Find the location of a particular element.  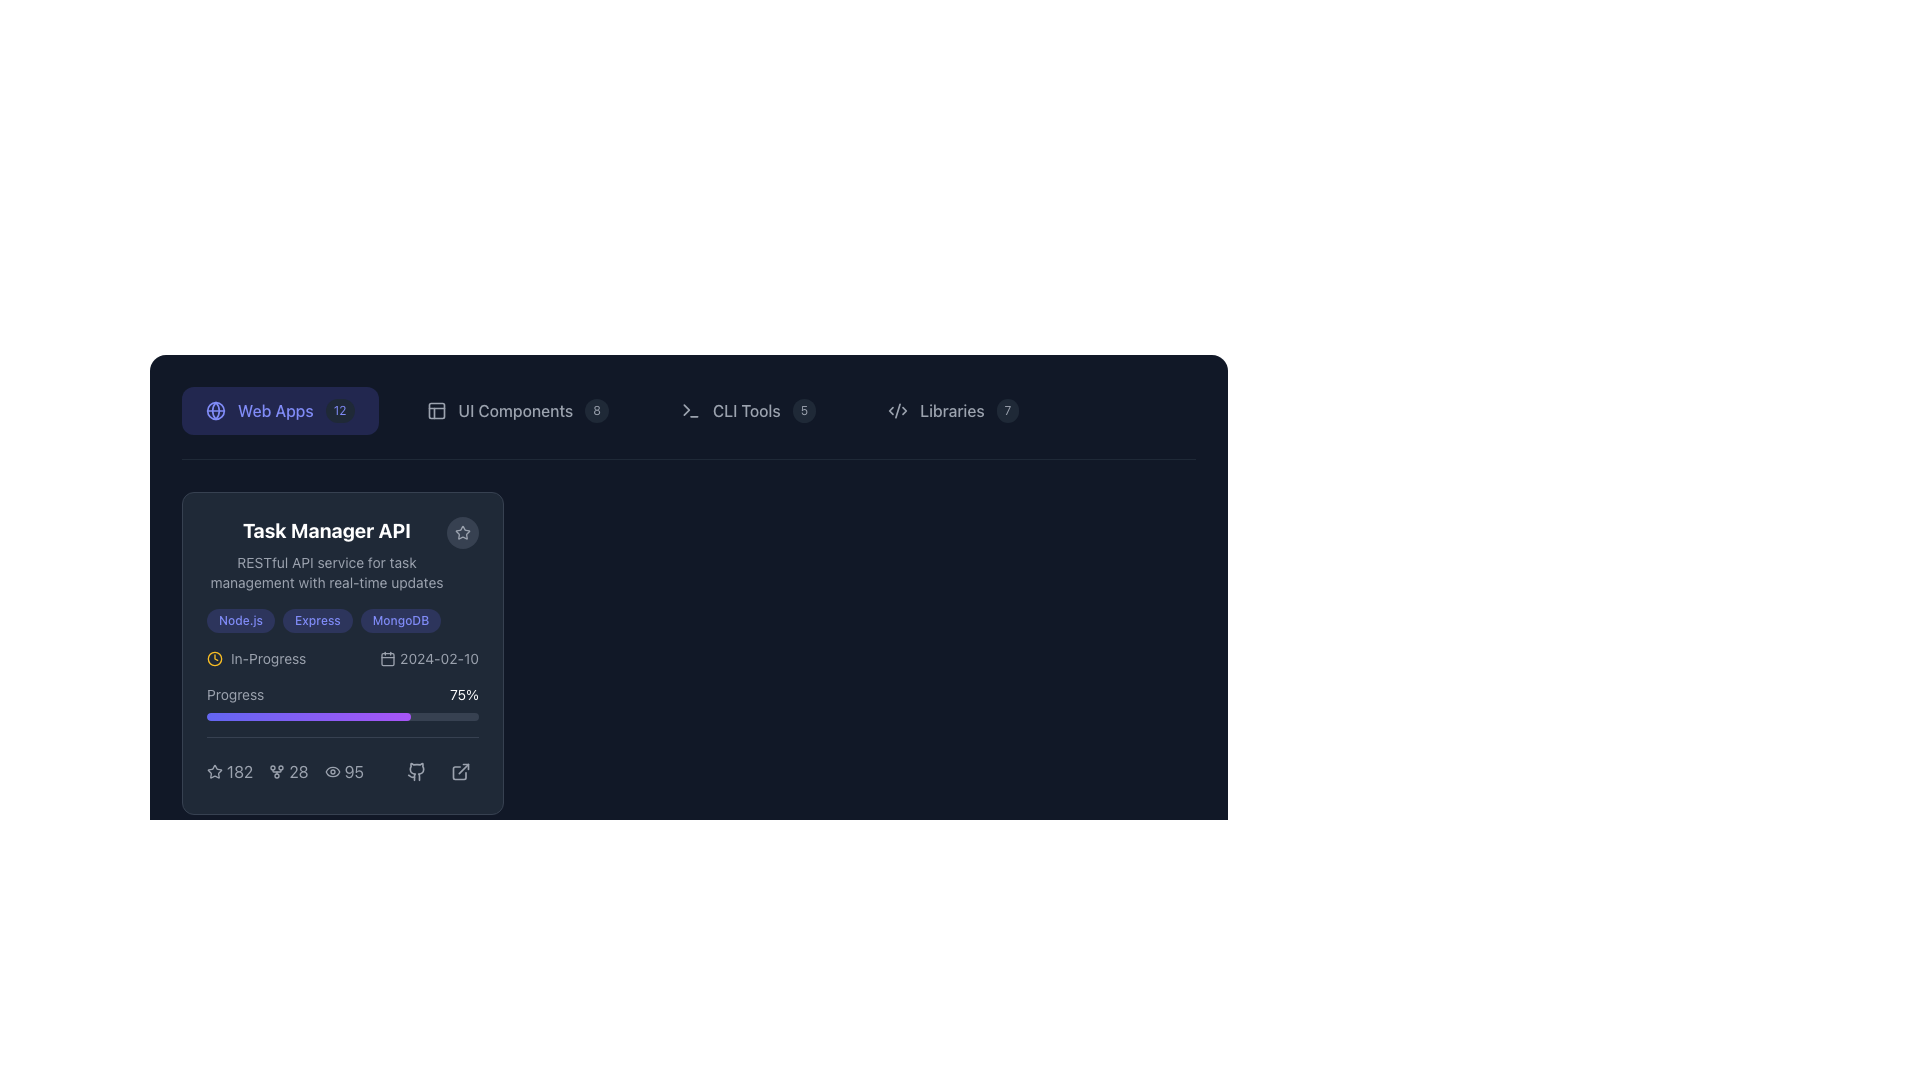

the static text label reading 'RESTful API service for task management with real-time updates' located beneath the heading 'Task Manager API' is located at coordinates (326, 573).